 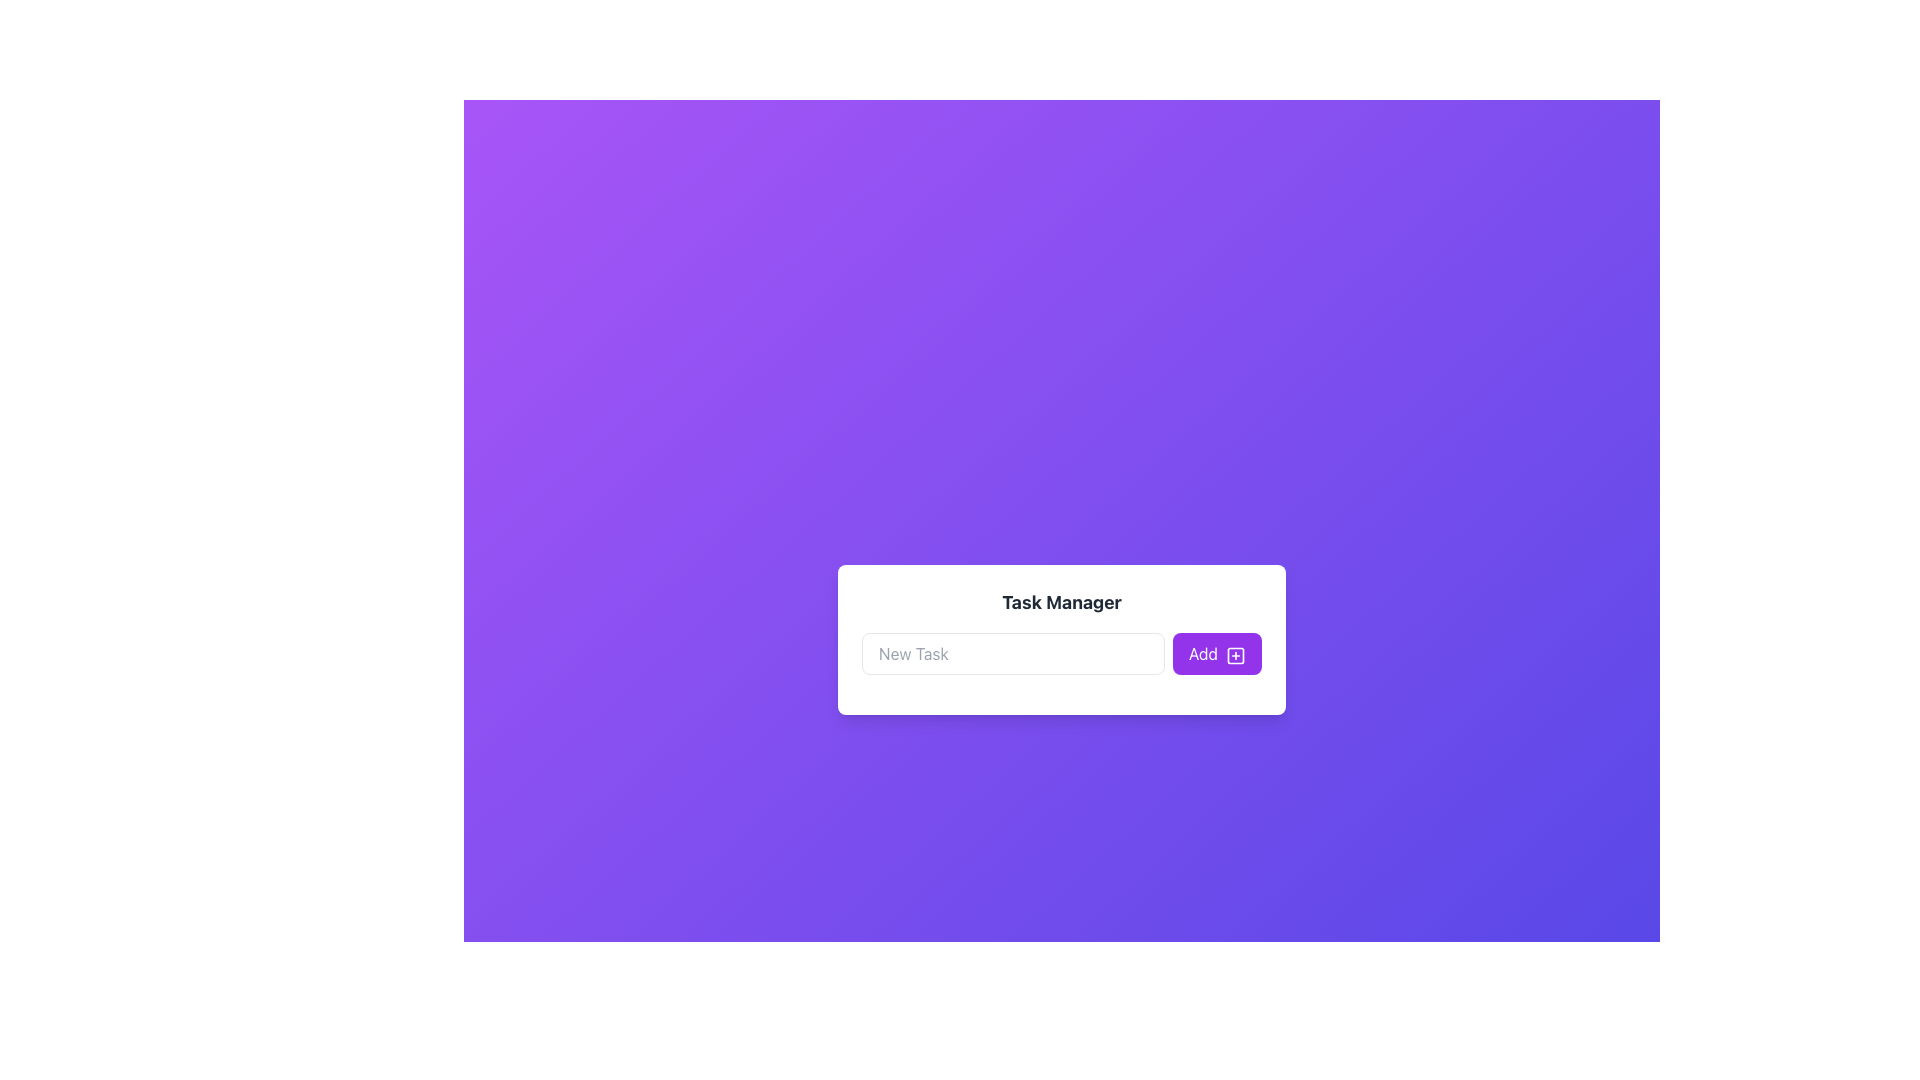 What do you see at coordinates (1216, 654) in the screenshot?
I see `the button located on the right-hand side of the input field labeled 'New Task'` at bounding box center [1216, 654].